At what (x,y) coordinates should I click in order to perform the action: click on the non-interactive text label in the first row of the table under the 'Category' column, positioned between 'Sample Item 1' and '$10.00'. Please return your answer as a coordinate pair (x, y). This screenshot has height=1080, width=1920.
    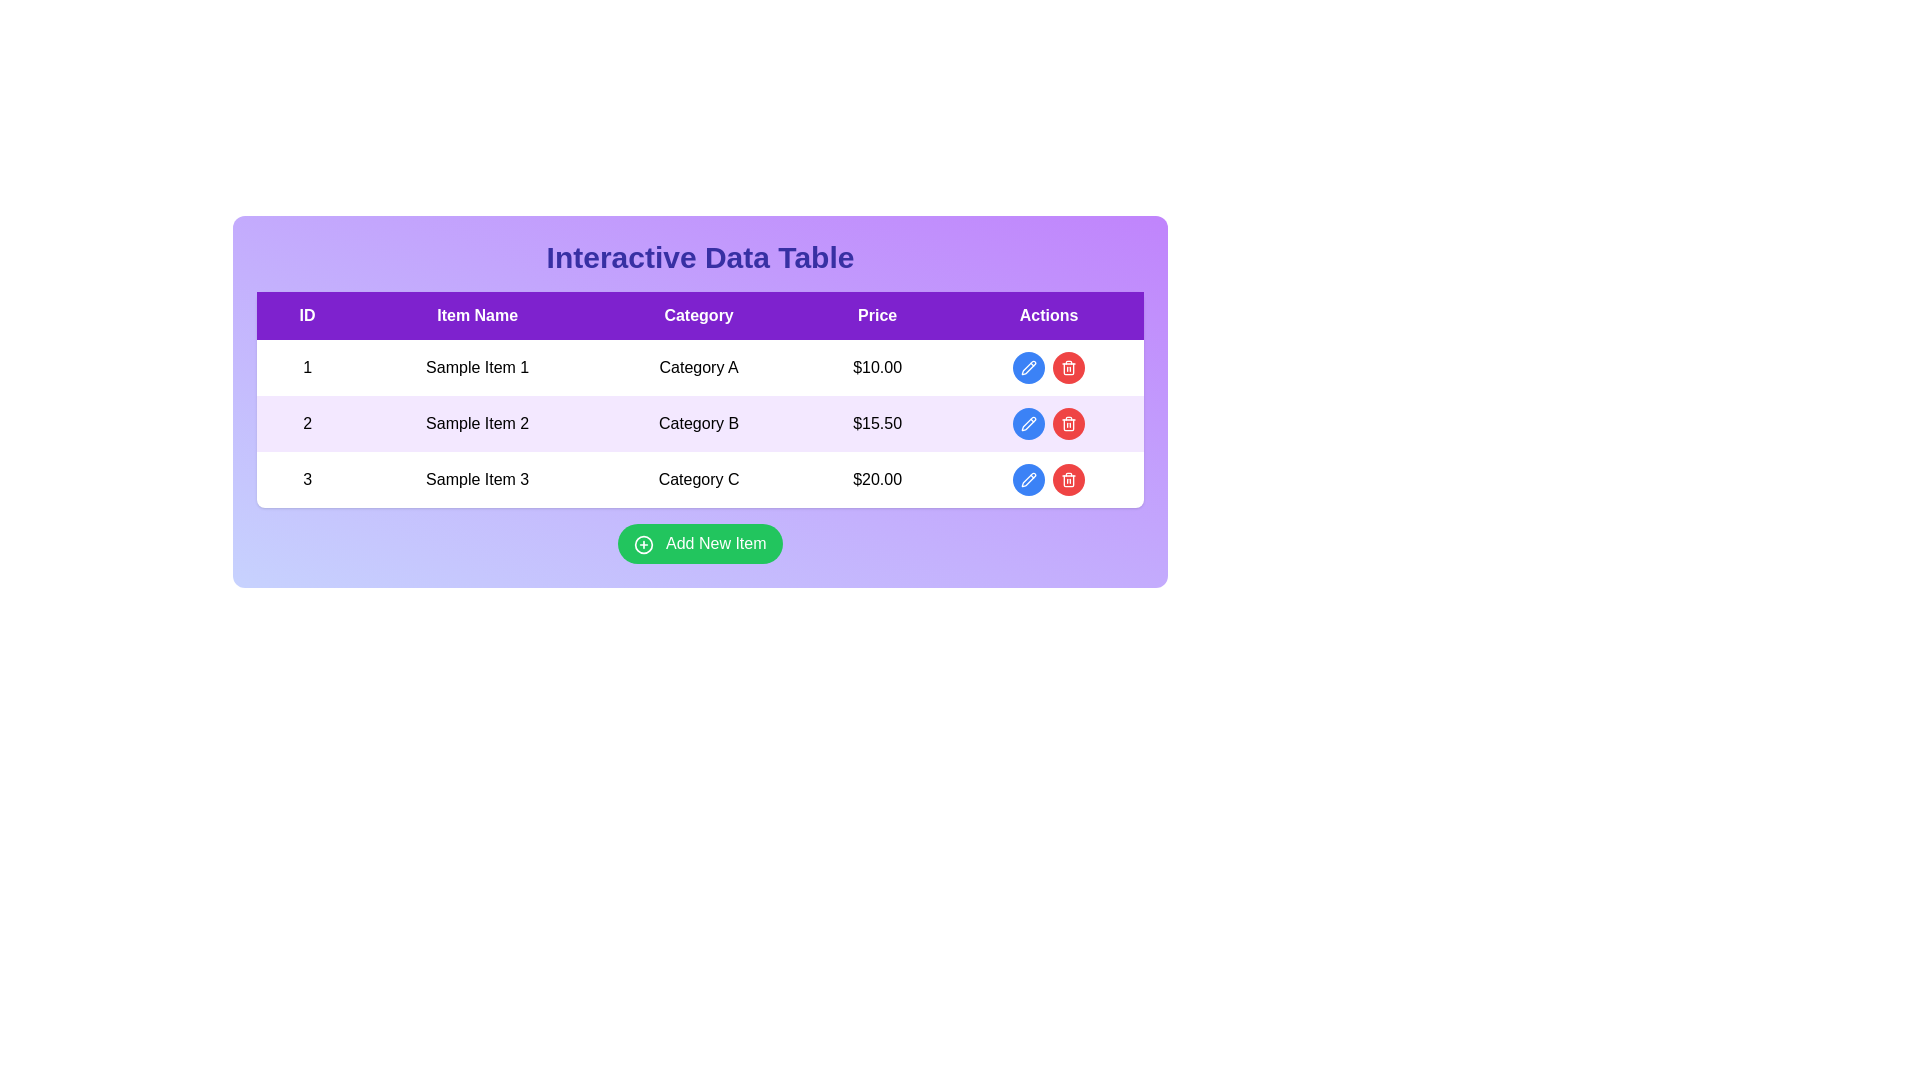
    Looking at the image, I should click on (700, 367).